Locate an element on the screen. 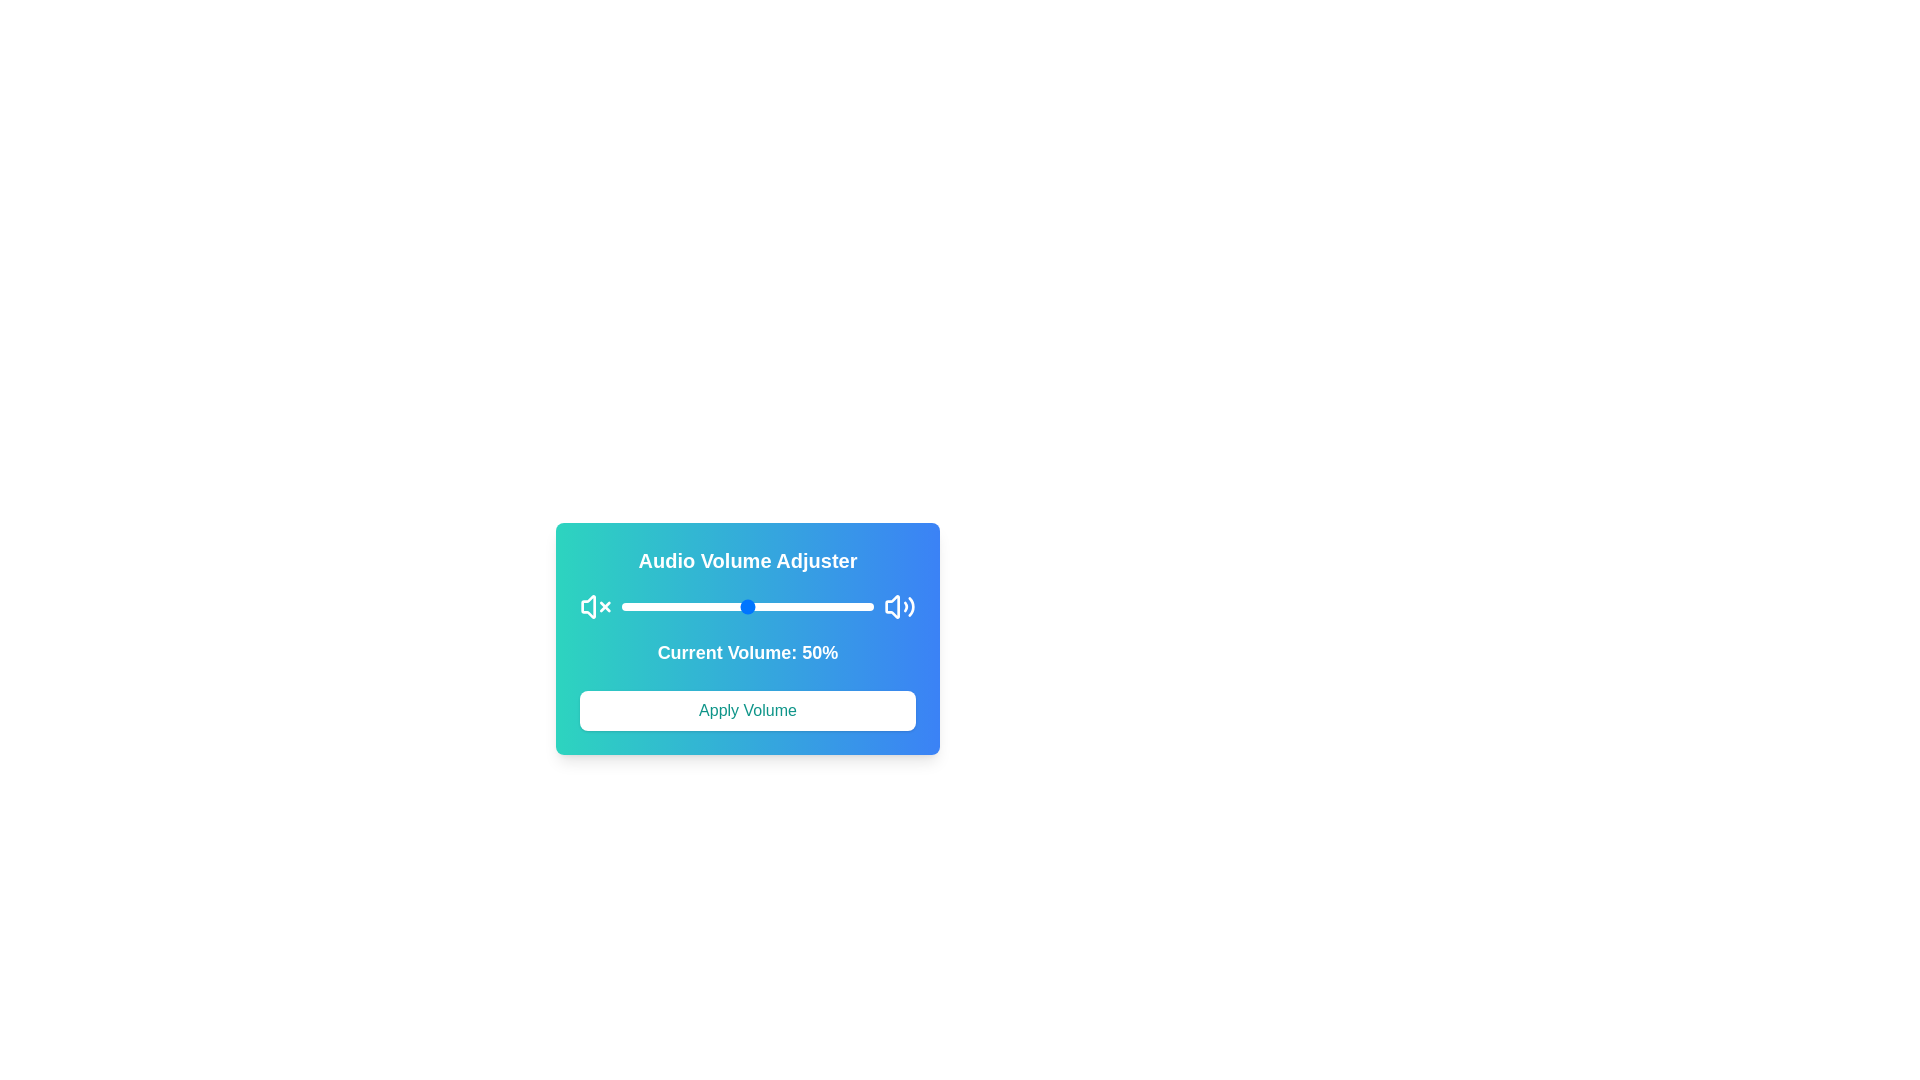 This screenshot has height=1080, width=1920. the volume to 68% by dragging the slider is located at coordinates (792, 605).